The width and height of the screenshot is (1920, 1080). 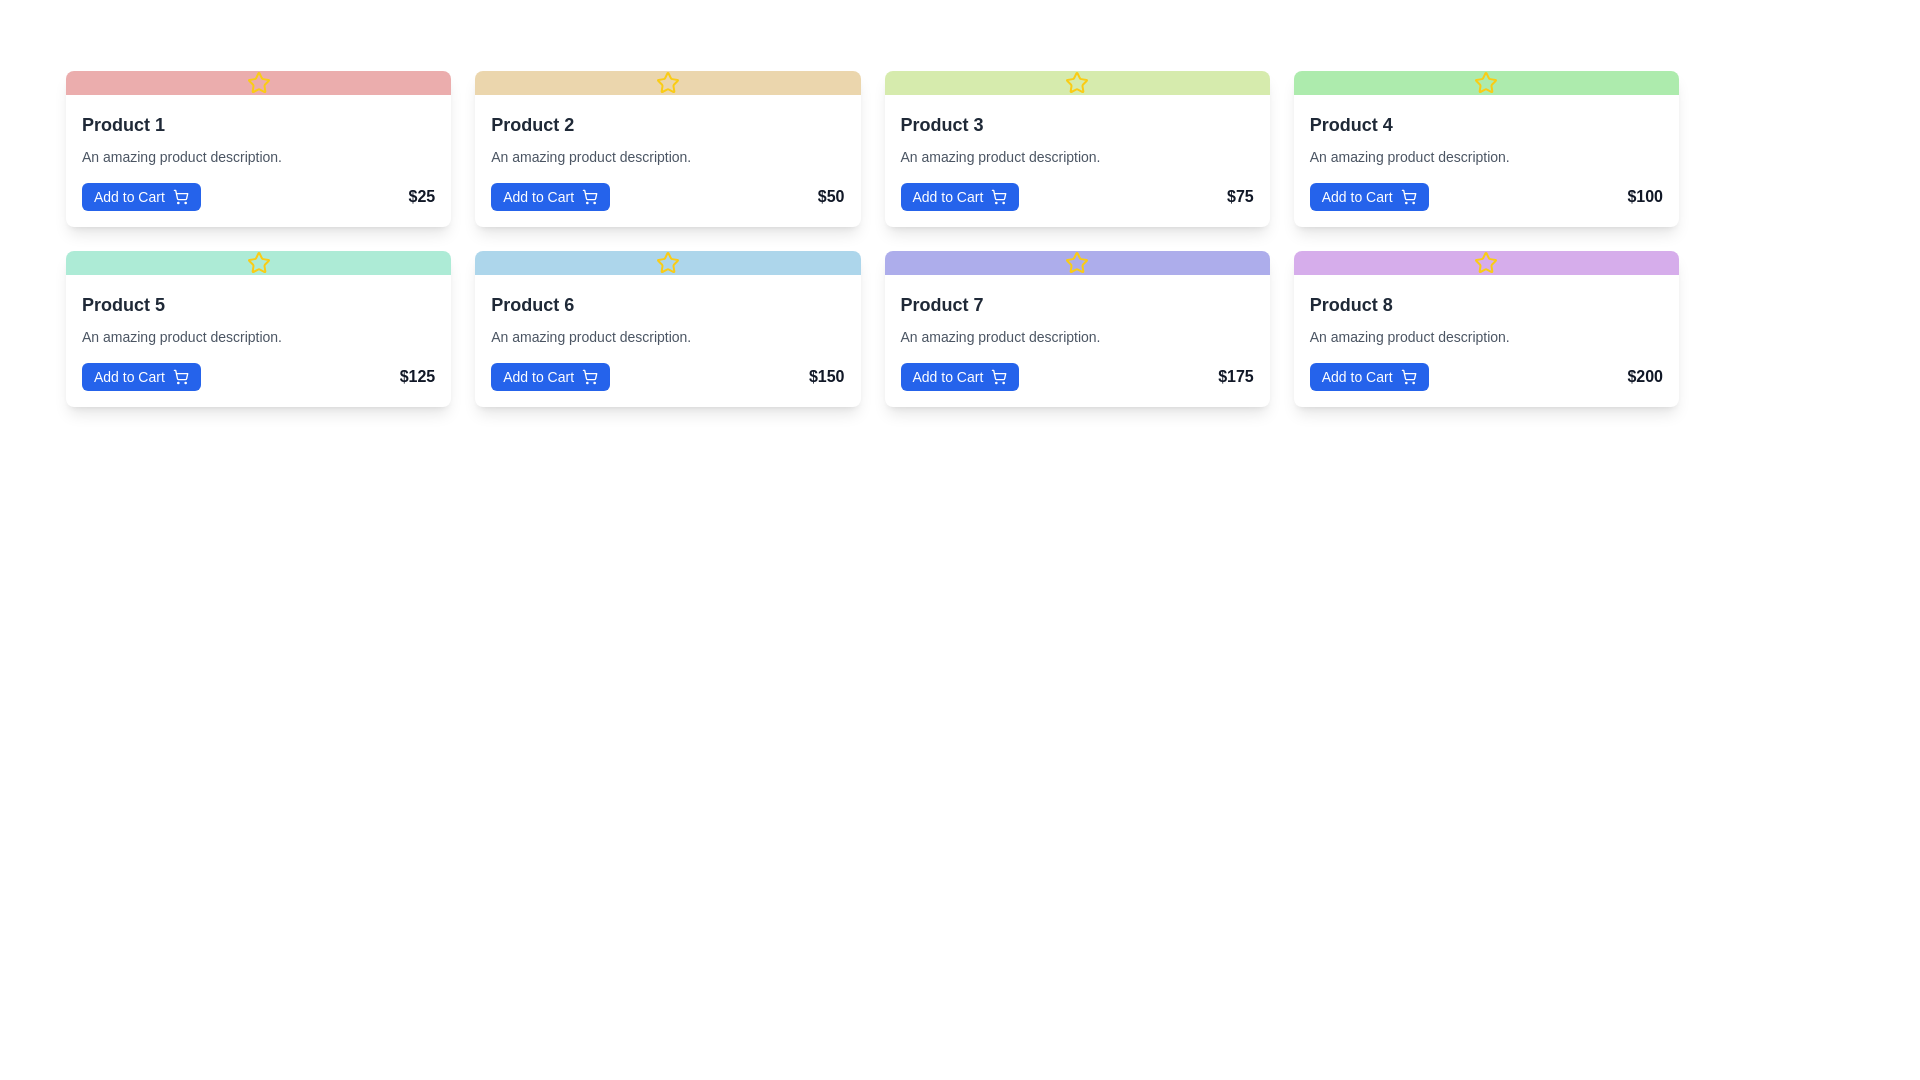 I want to click on the star-shaped icon with a yellow outline located at the top center of the lavender-colored box labeled 'Product 8', so click(x=1486, y=261).